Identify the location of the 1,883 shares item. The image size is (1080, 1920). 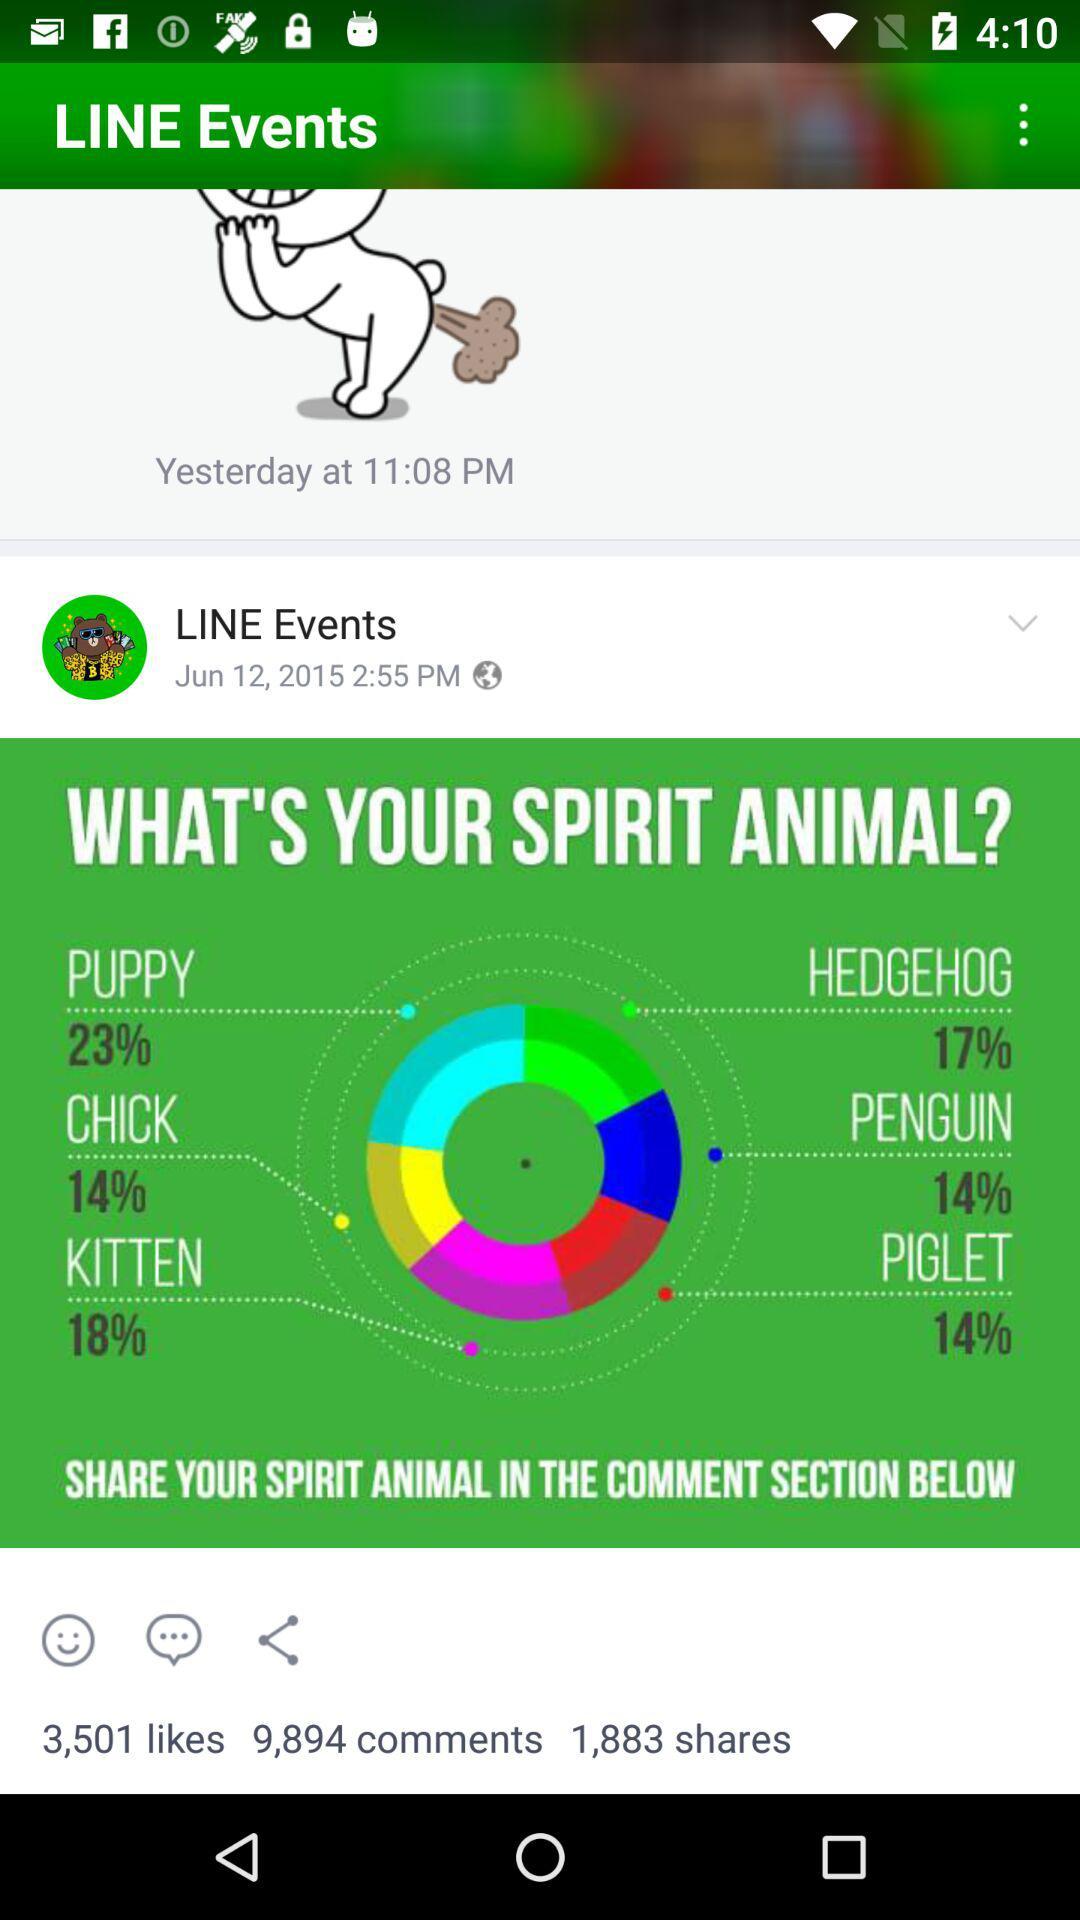
(680, 1738).